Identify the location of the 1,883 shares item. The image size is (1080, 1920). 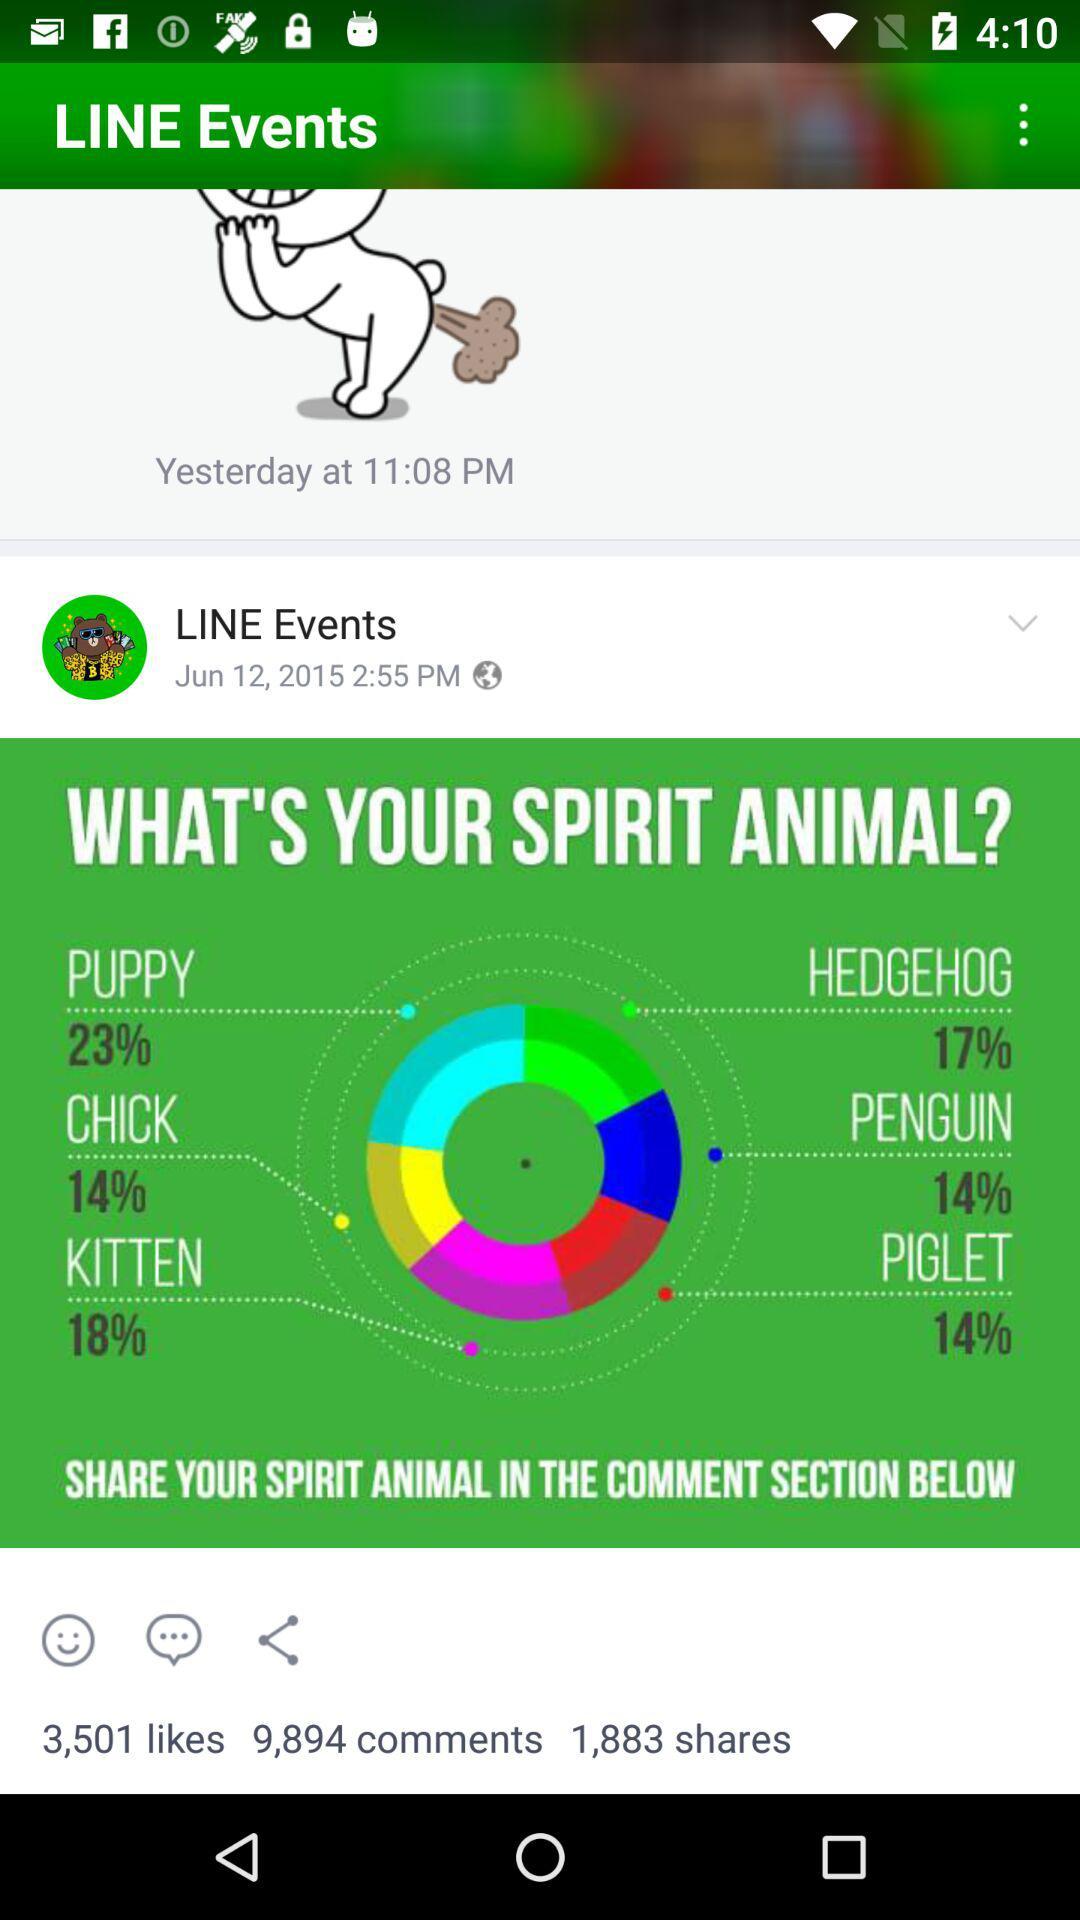
(680, 1738).